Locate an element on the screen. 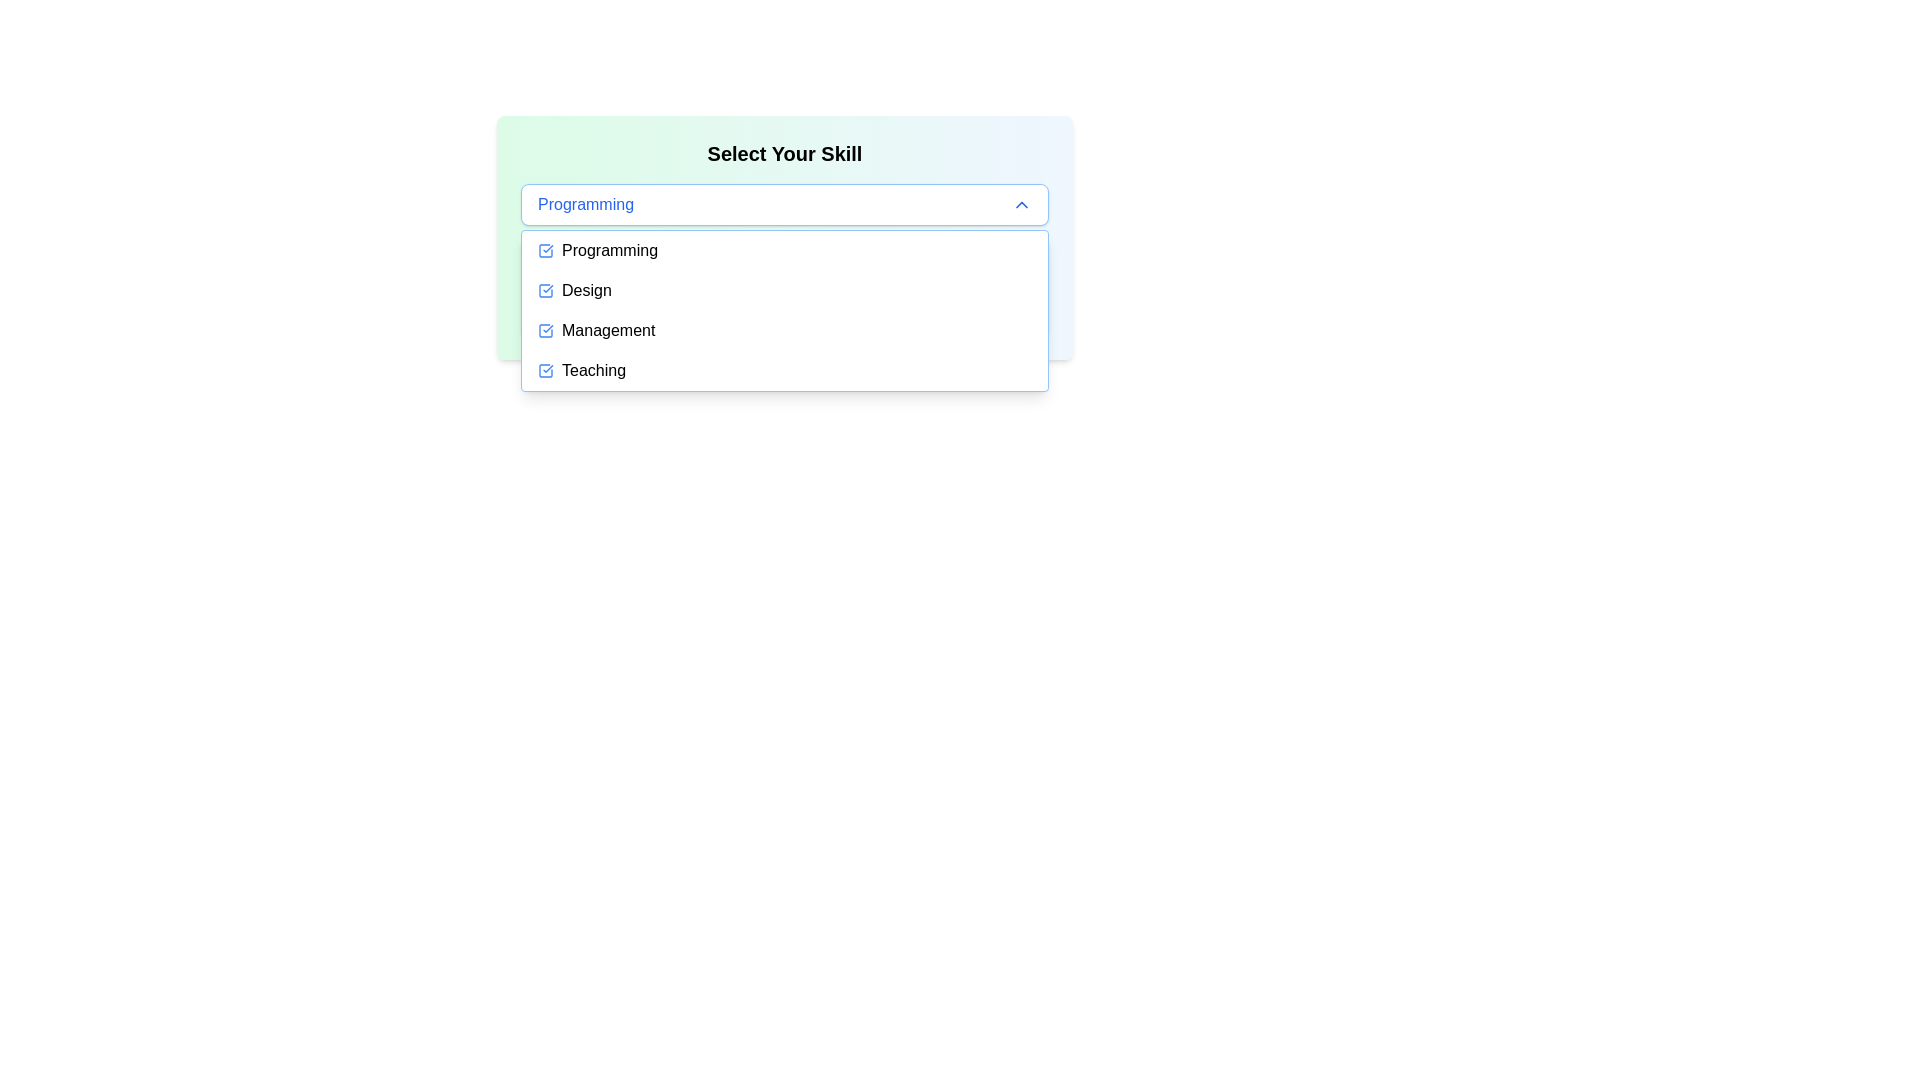 The height and width of the screenshot is (1080, 1920). the Checkbox indicating the selection status for the 'Programming' option in the dropdown menu is located at coordinates (546, 249).